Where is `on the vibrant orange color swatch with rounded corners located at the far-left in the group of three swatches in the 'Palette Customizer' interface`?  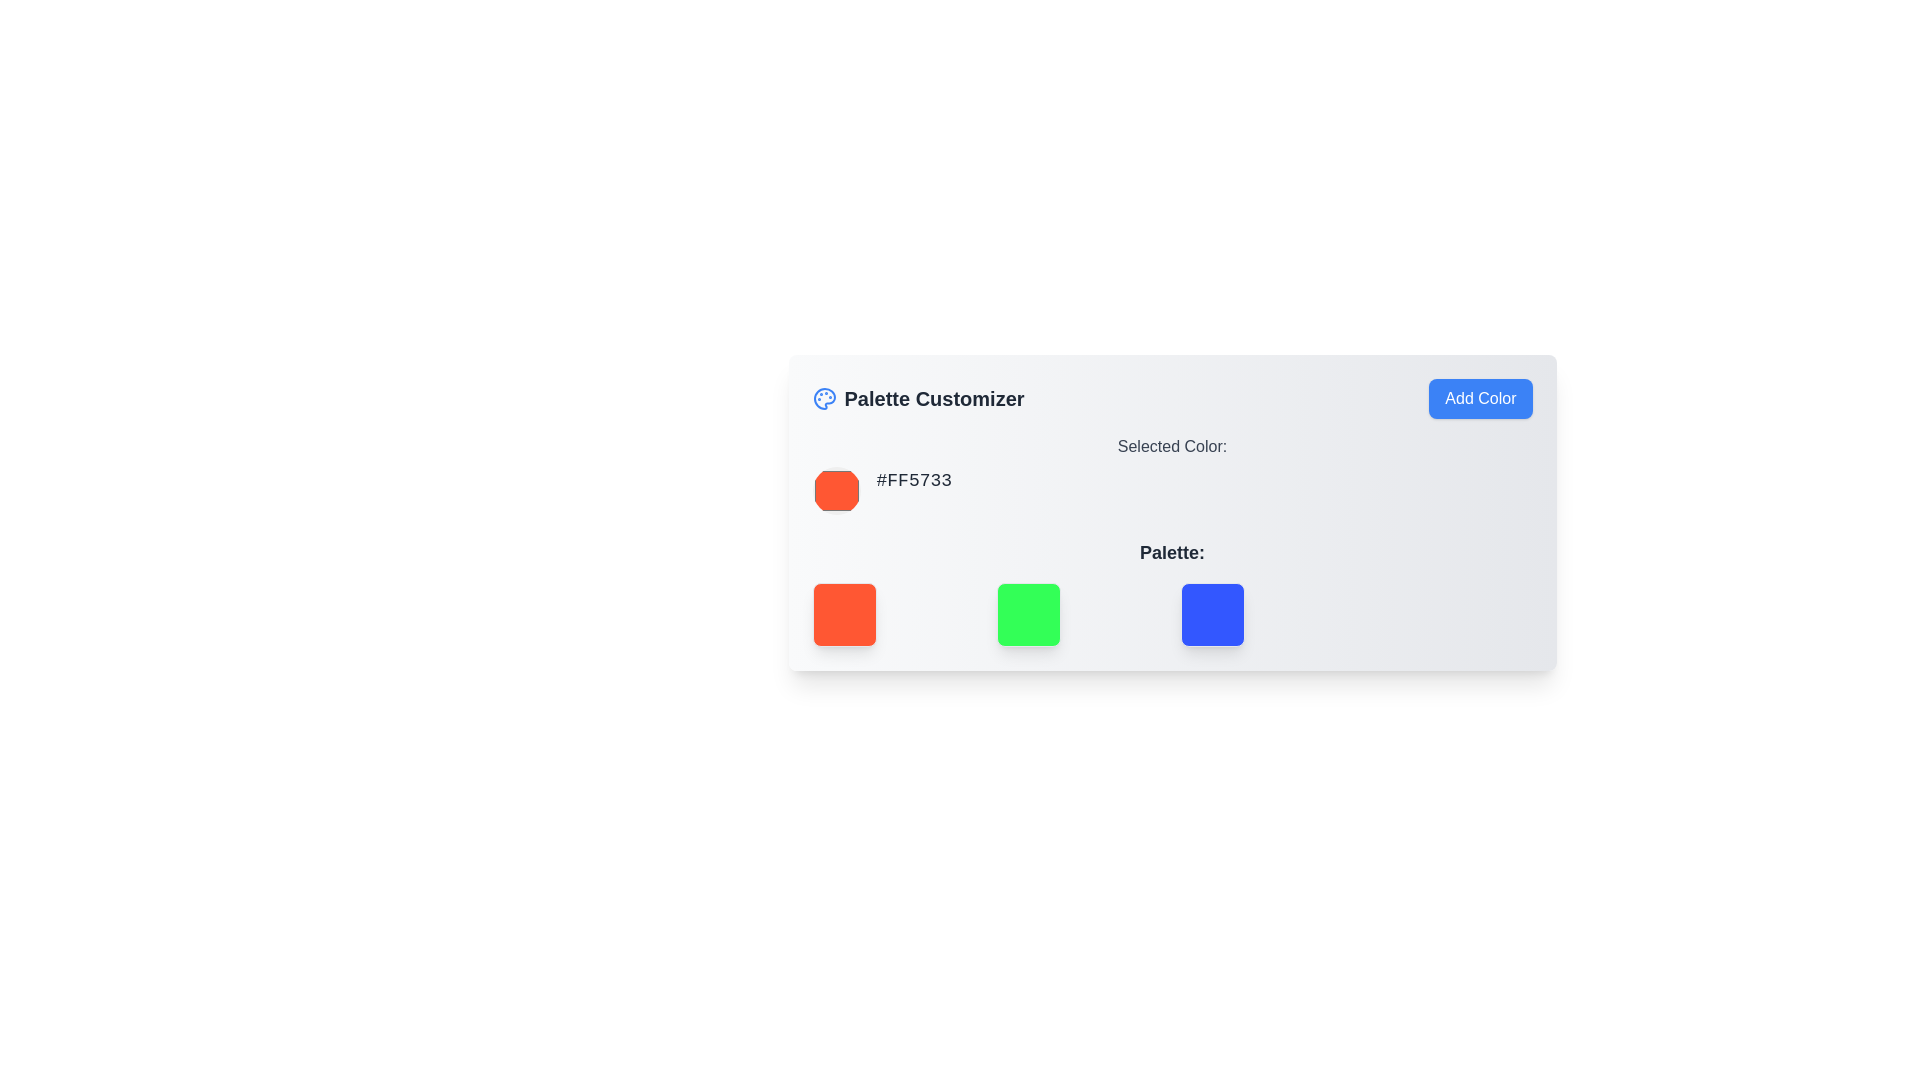
on the vibrant orange color swatch with rounded corners located at the far-left in the group of three swatches in the 'Palette Customizer' interface is located at coordinates (895, 613).